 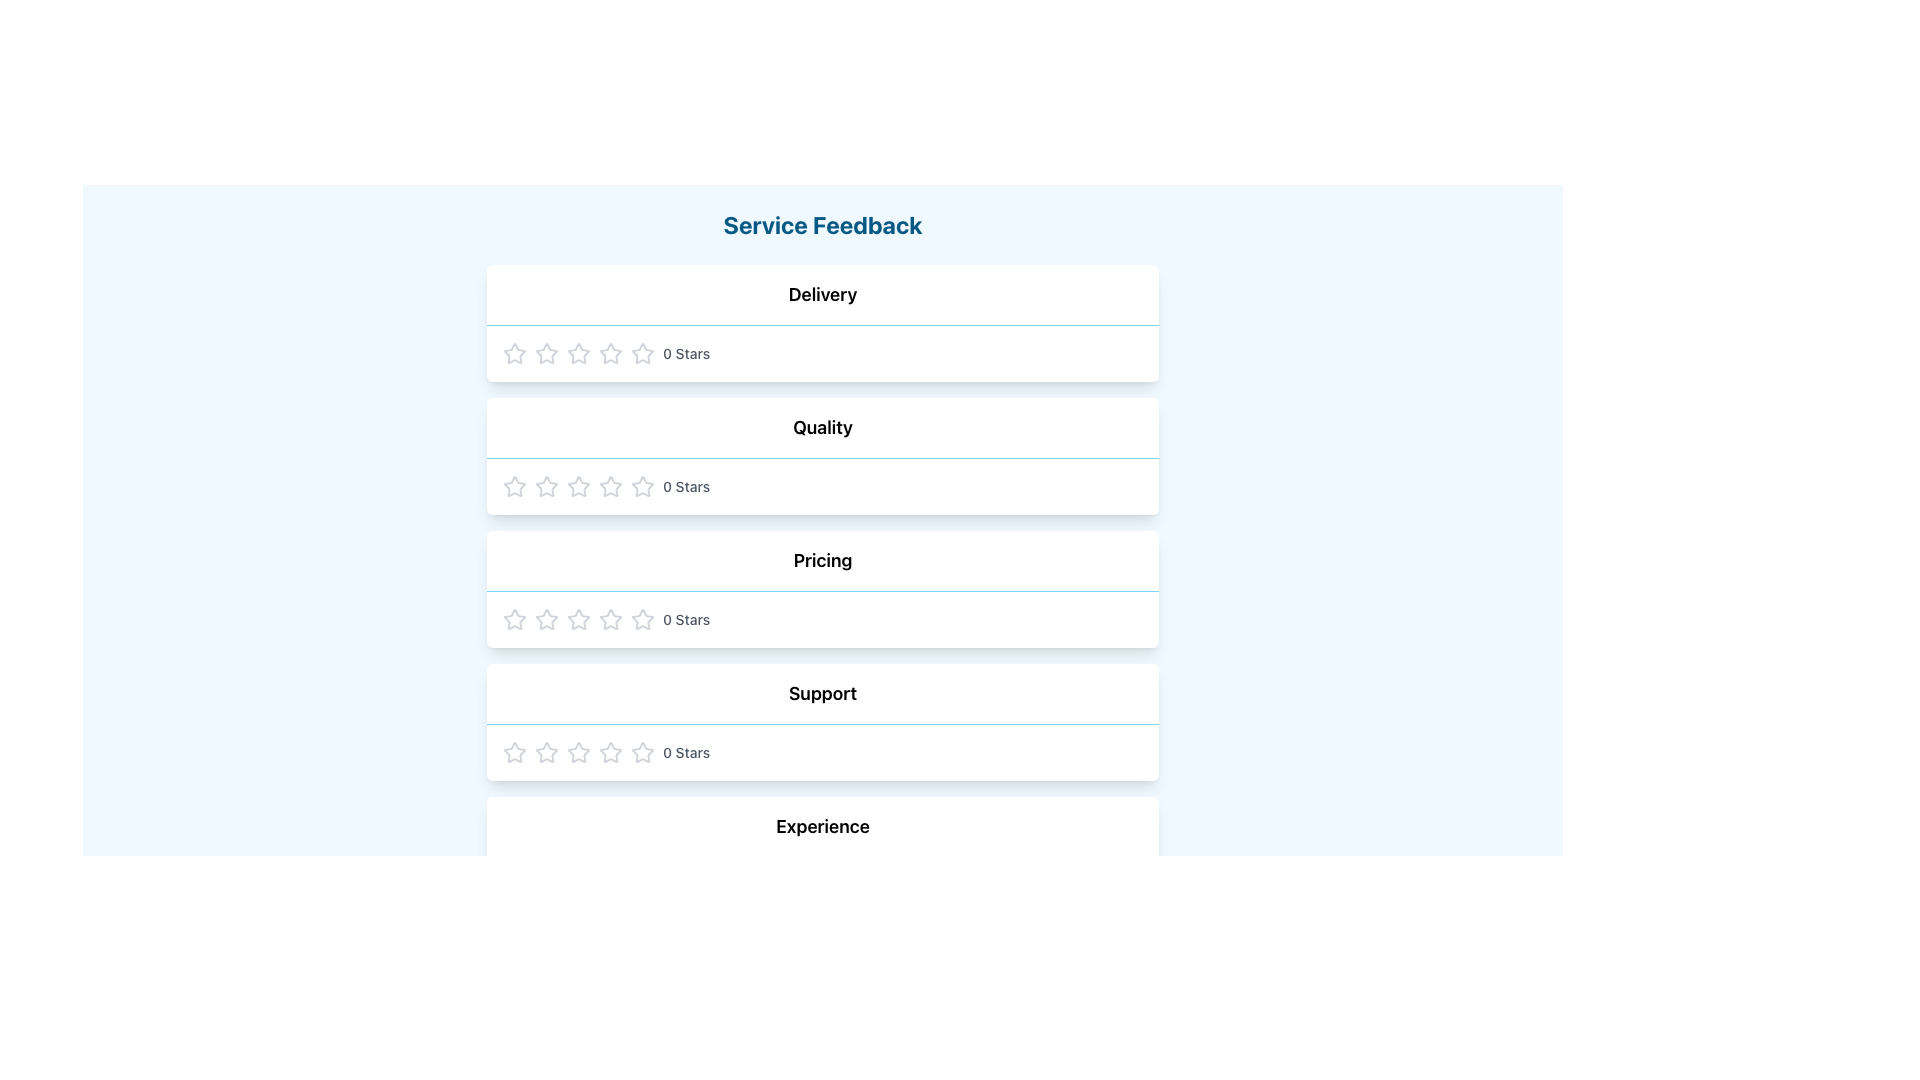 I want to click on the third star in the Quality rating row of the feedback form, so click(x=547, y=486).